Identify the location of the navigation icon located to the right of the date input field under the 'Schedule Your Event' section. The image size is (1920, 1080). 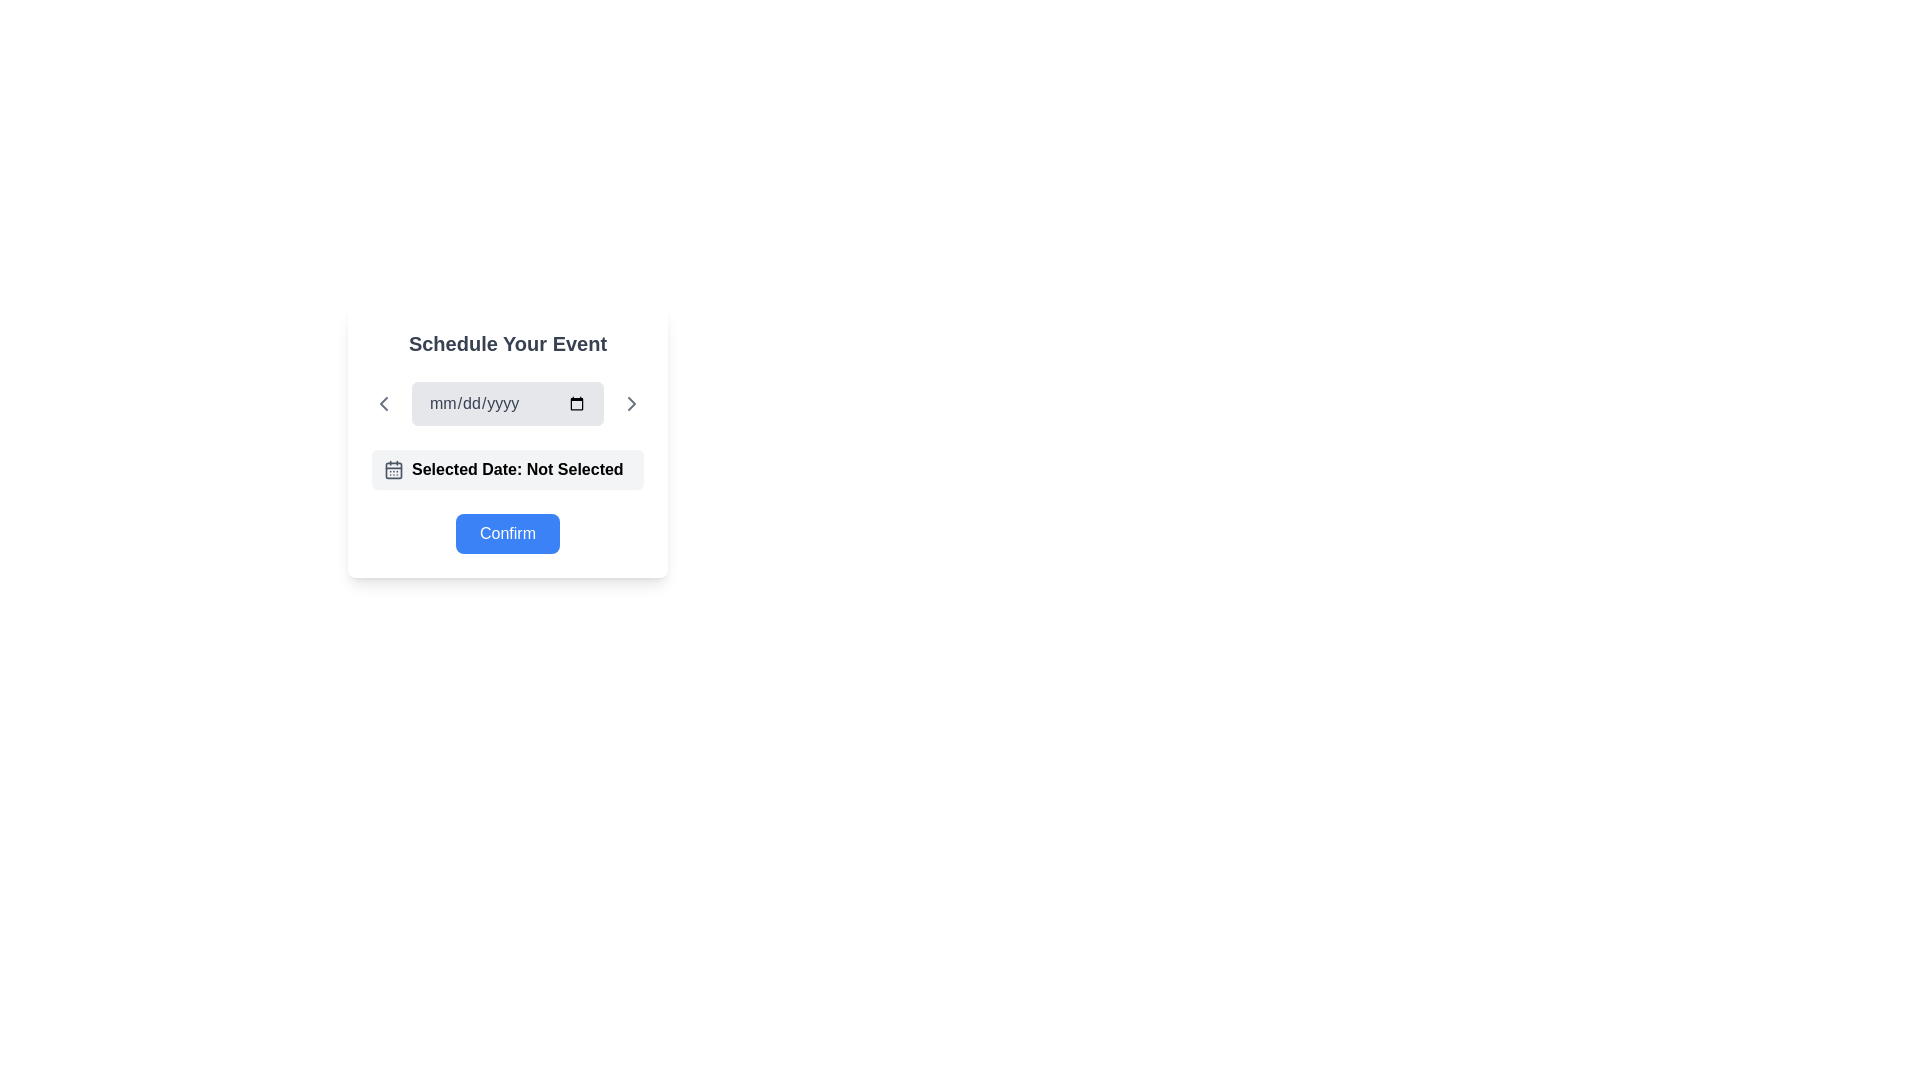
(631, 404).